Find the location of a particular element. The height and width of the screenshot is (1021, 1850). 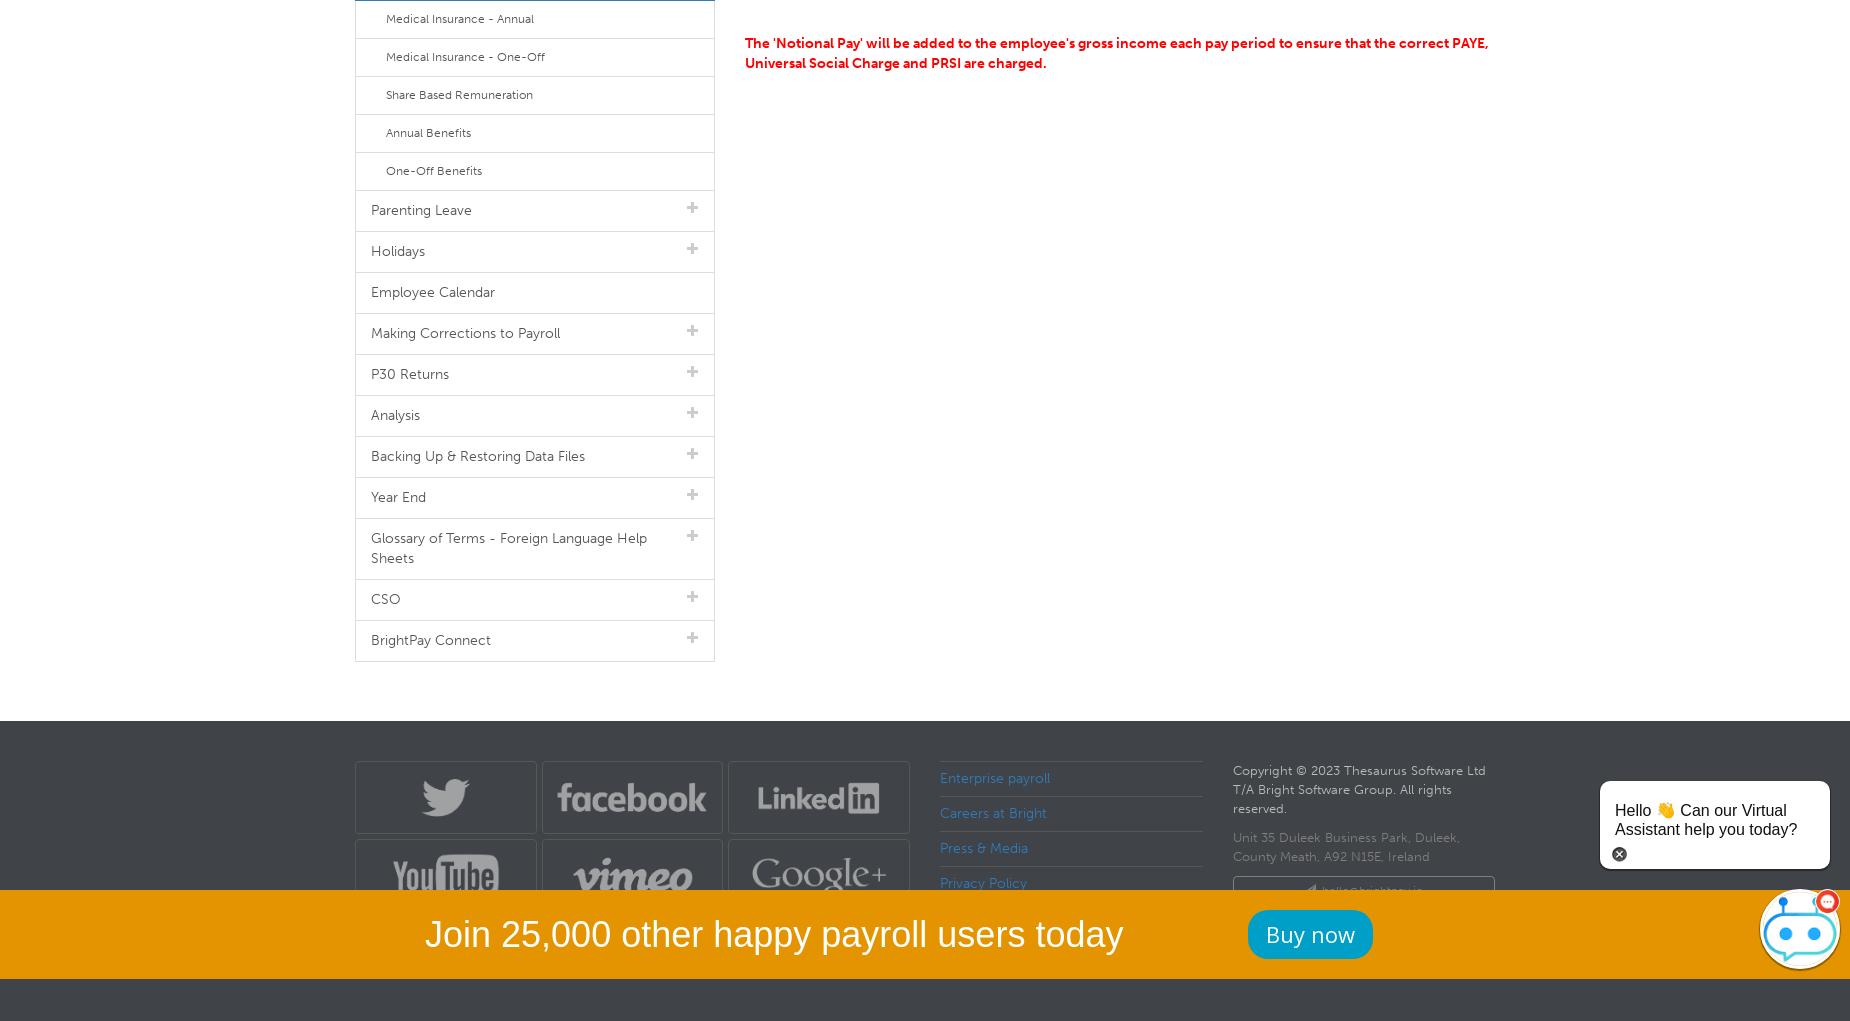

'Copyright © 2023 Thesaurus Software Ltd T/A Bright Software Group. All rights reserved.' is located at coordinates (1357, 788).